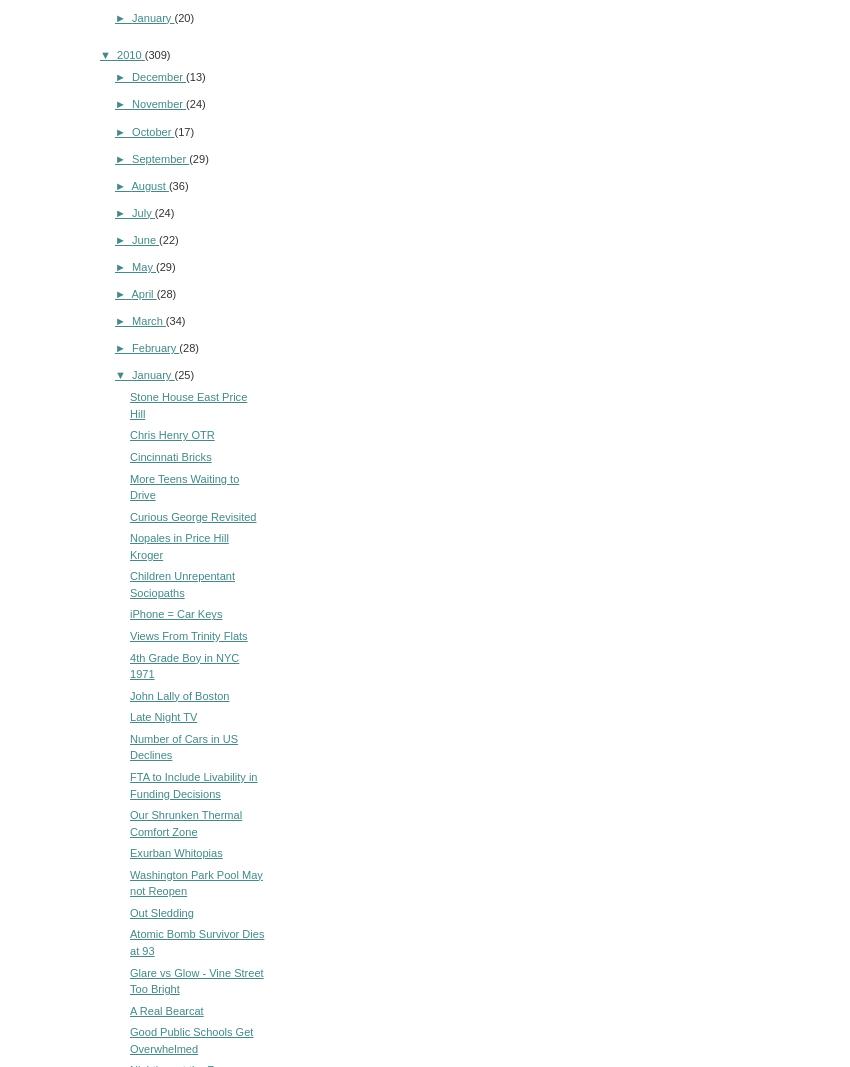  Describe the element at coordinates (129, 545) in the screenshot. I see `'Nopales in Price Hill Kroger'` at that location.